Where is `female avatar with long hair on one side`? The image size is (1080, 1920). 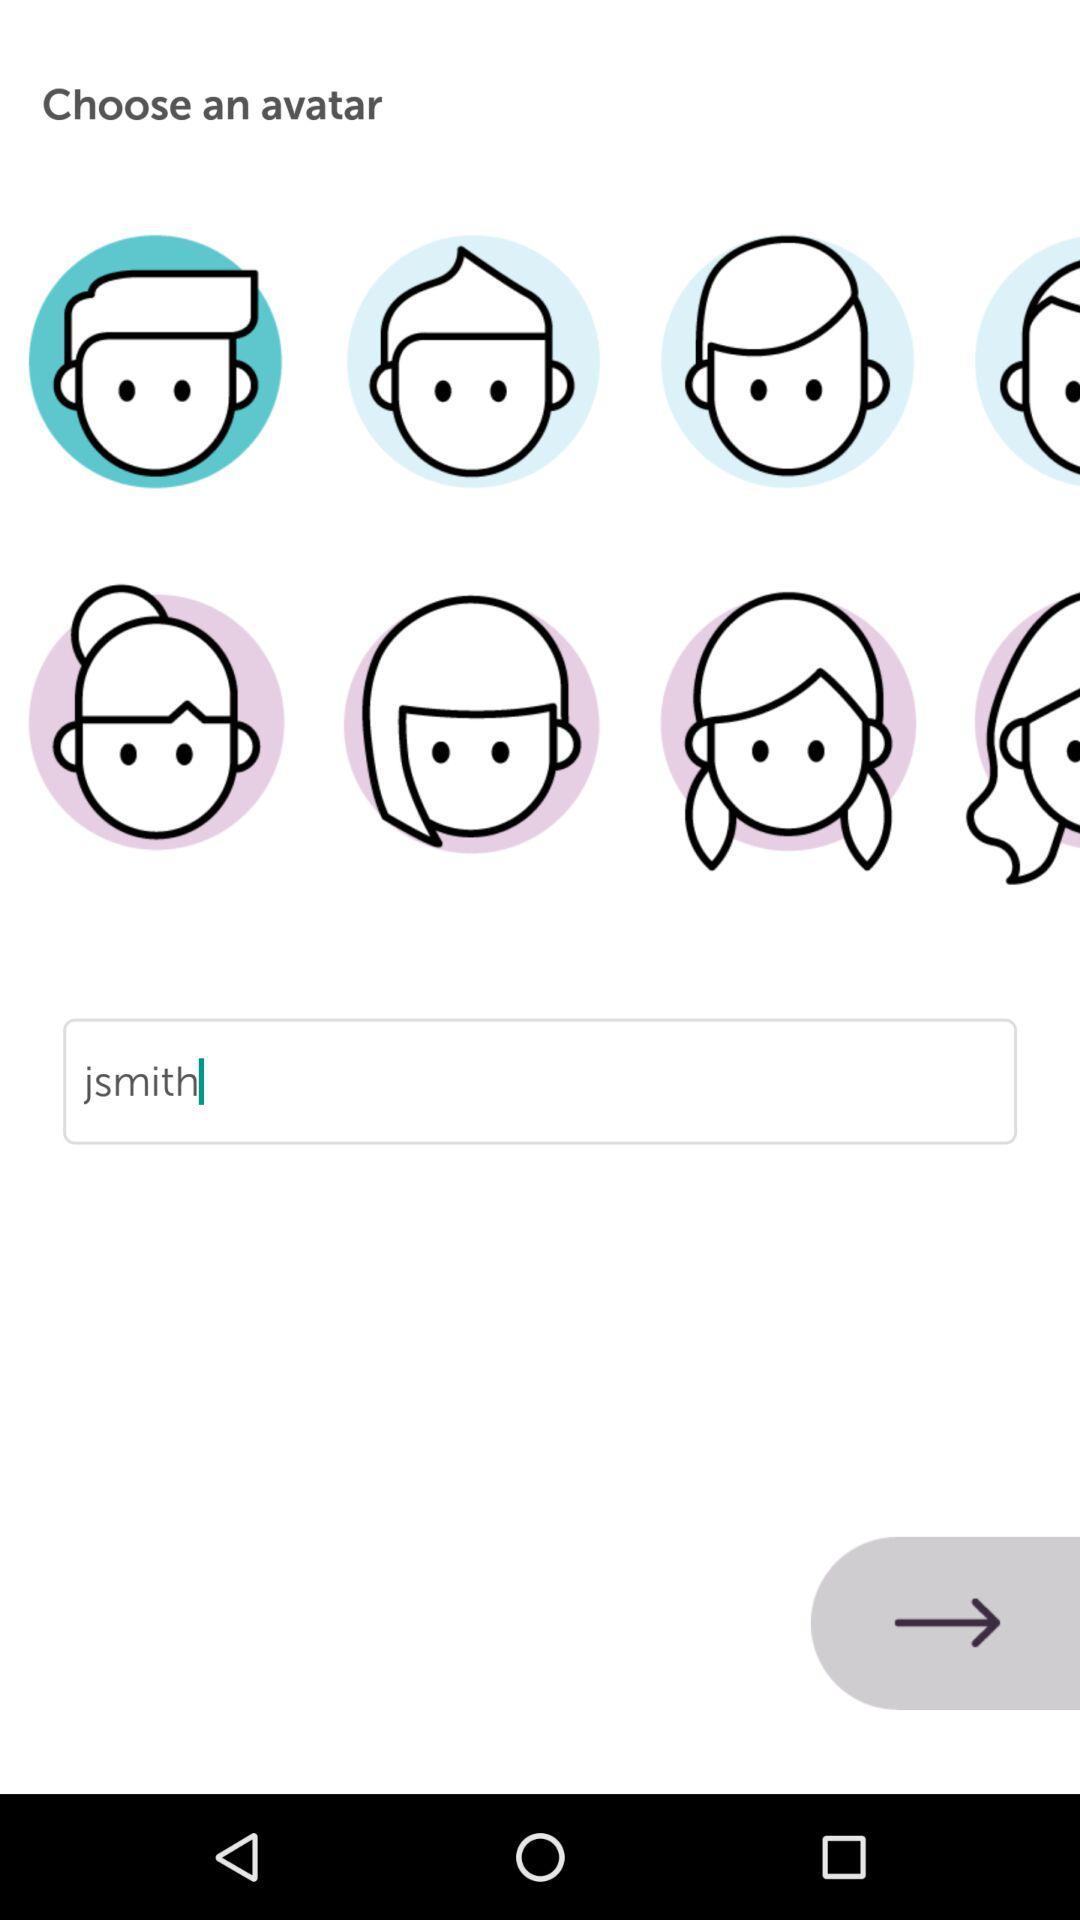 female avatar with long hair on one side is located at coordinates (472, 752).